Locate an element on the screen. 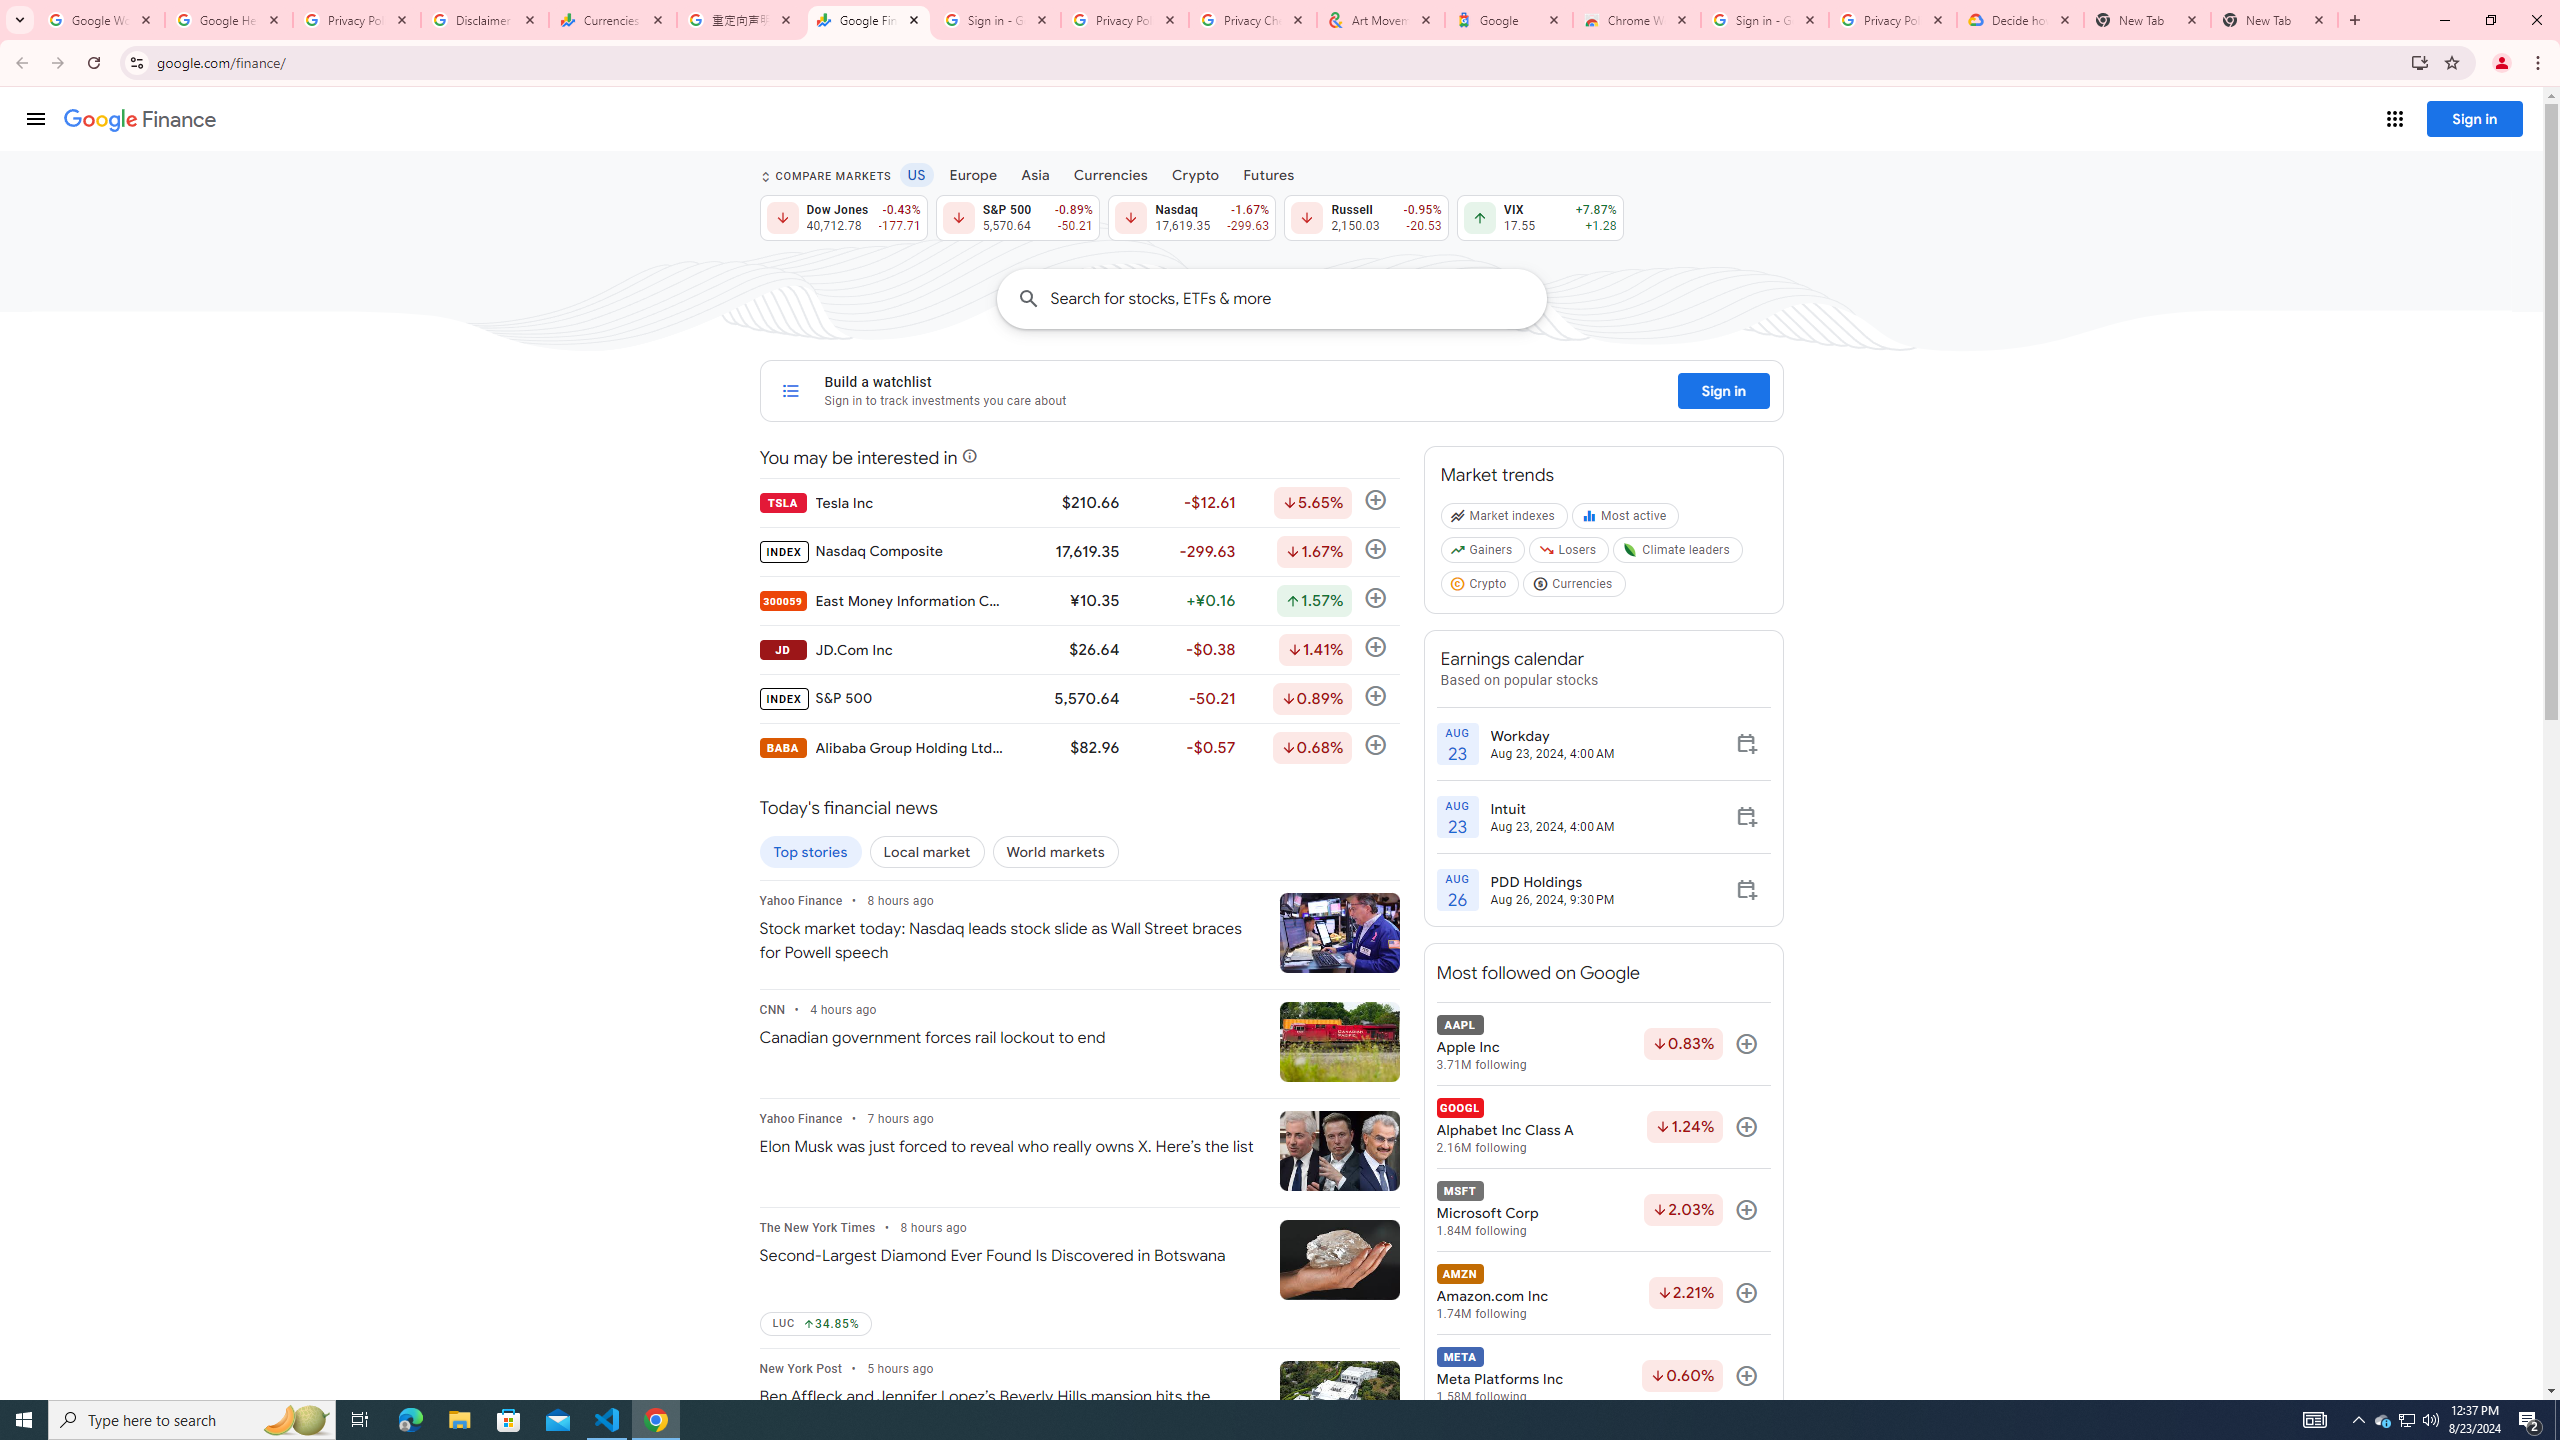 The width and height of the screenshot is (2560, 1440). 'Follow' is located at coordinates (1746, 1376).